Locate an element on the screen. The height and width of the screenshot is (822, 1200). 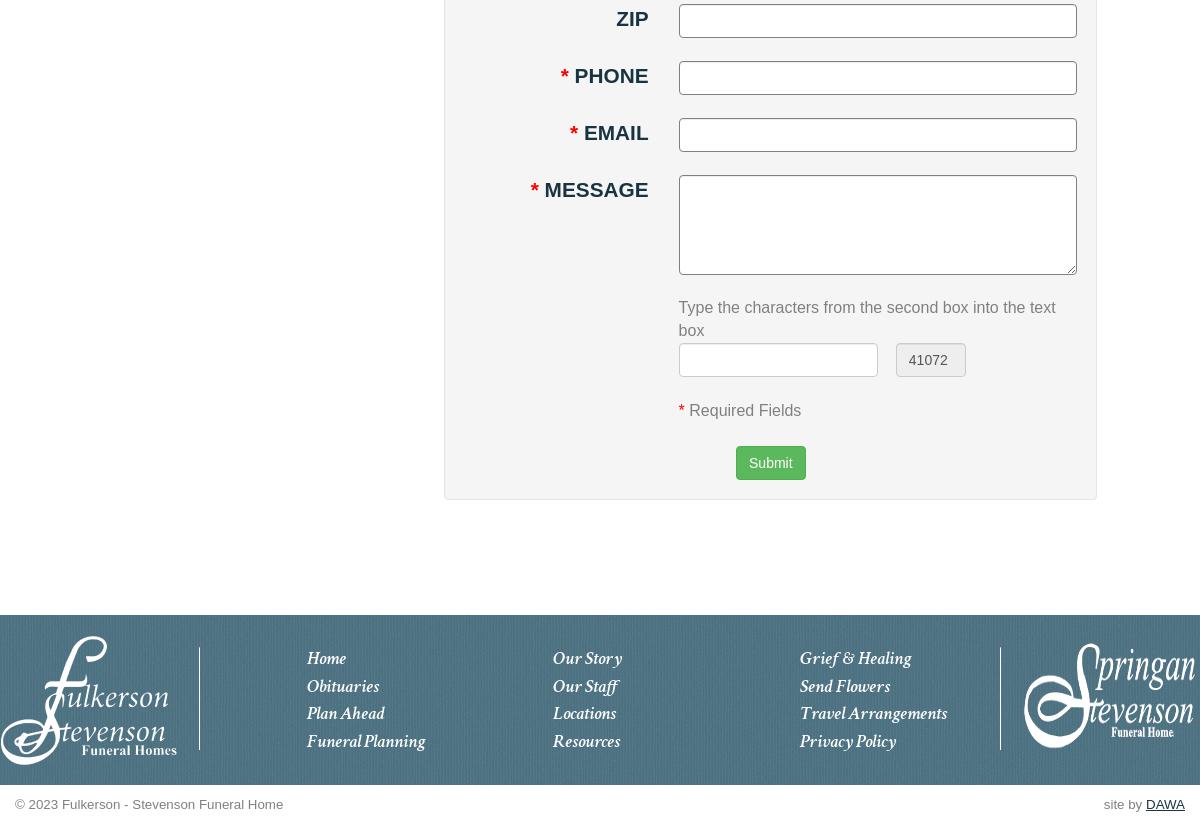
'Travel Arrangements' is located at coordinates (871, 713).